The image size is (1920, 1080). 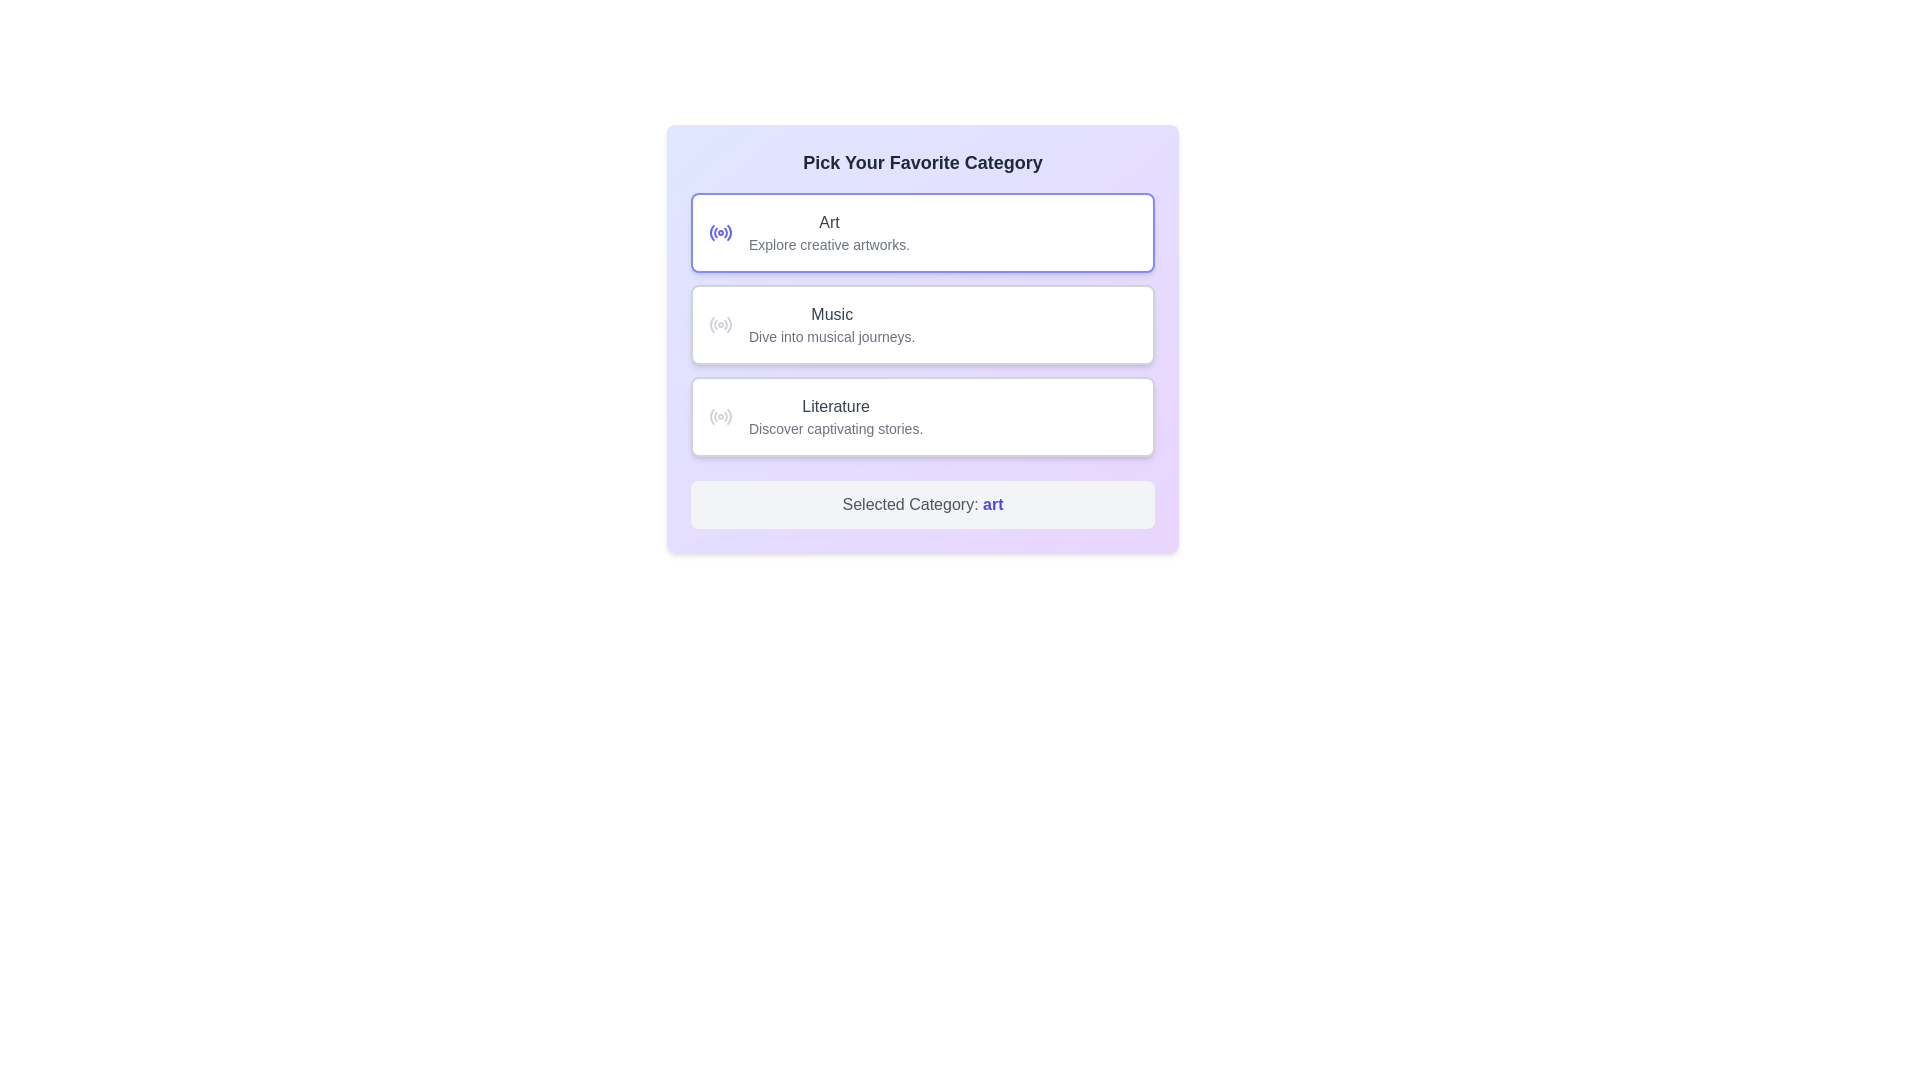 I want to click on the 'Literature' category selection card, which contains the subtitle 'Discover captivating stories.', located in the third card element of the options list, so click(x=835, y=415).